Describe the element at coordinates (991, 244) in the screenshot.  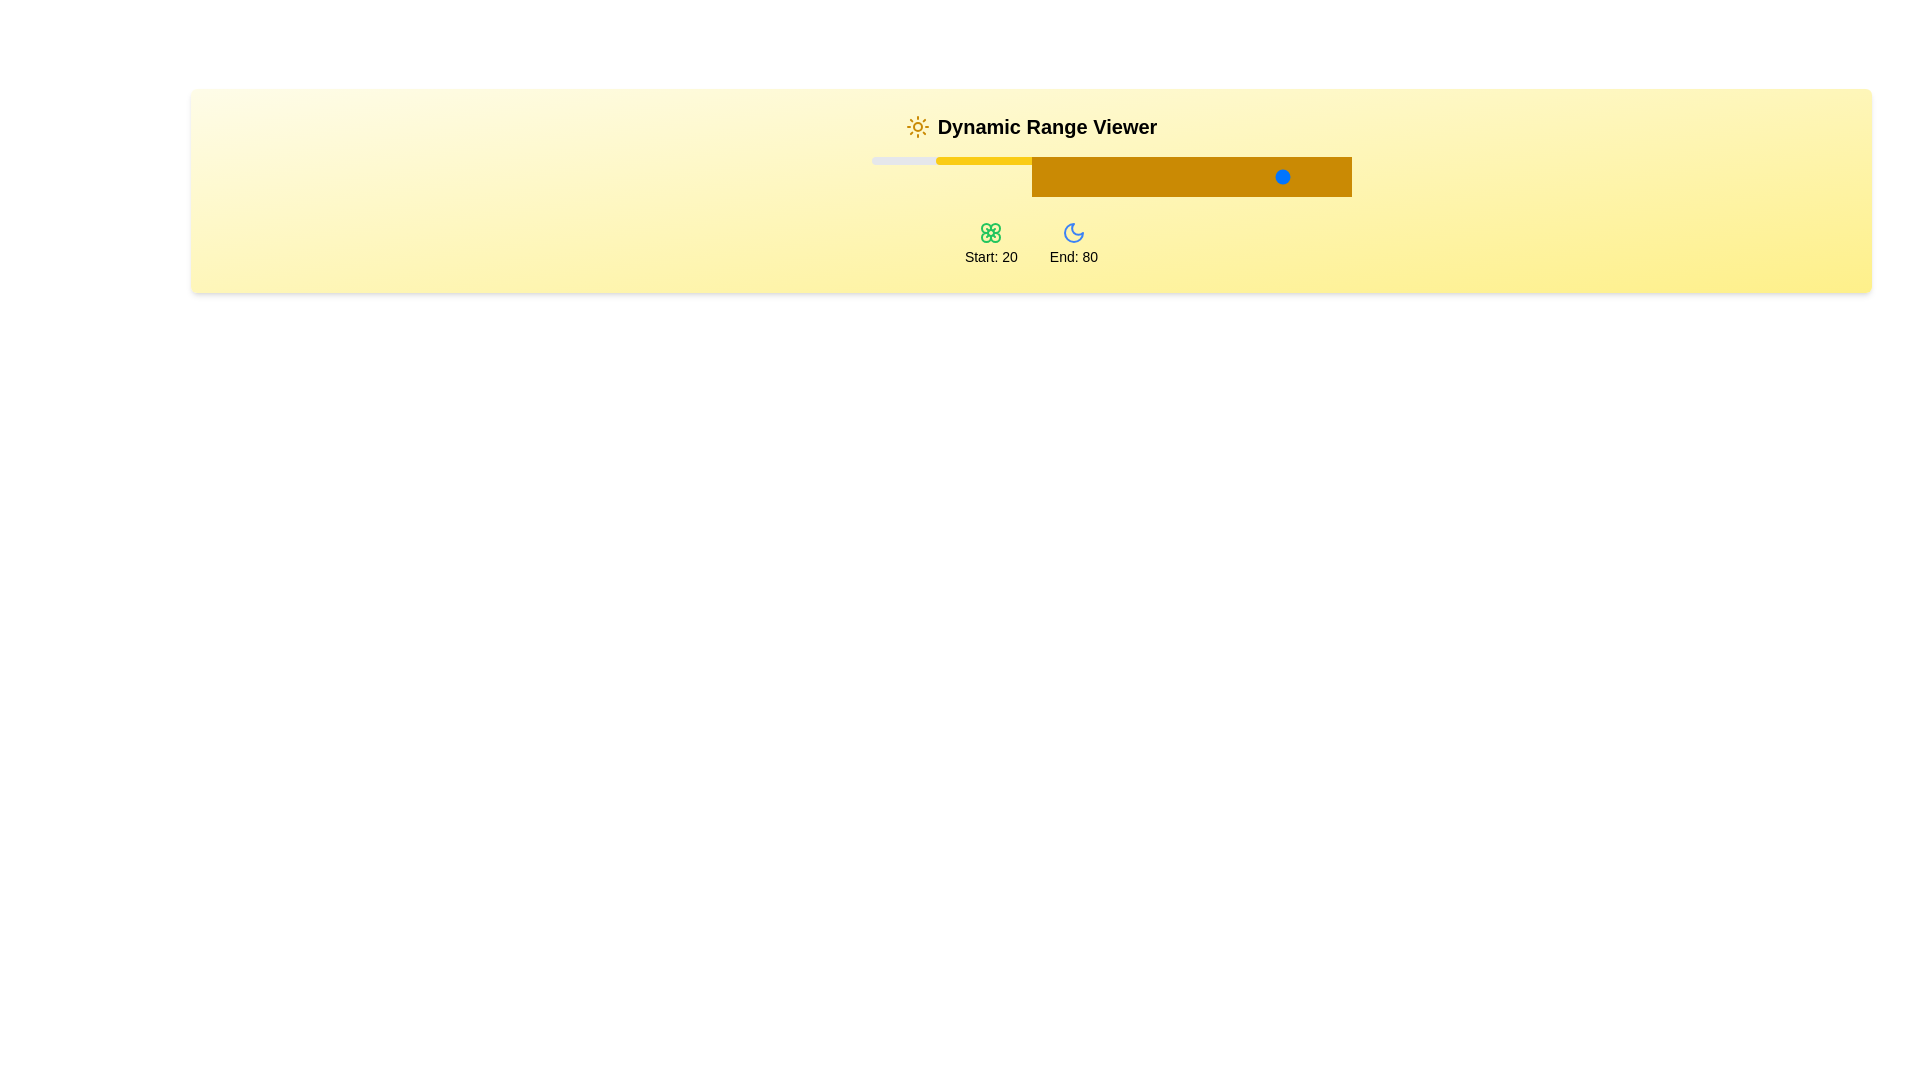
I see `the label indicating the starting value of the range, which is labeled 'Start: 20' and is located below the slider component` at that location.